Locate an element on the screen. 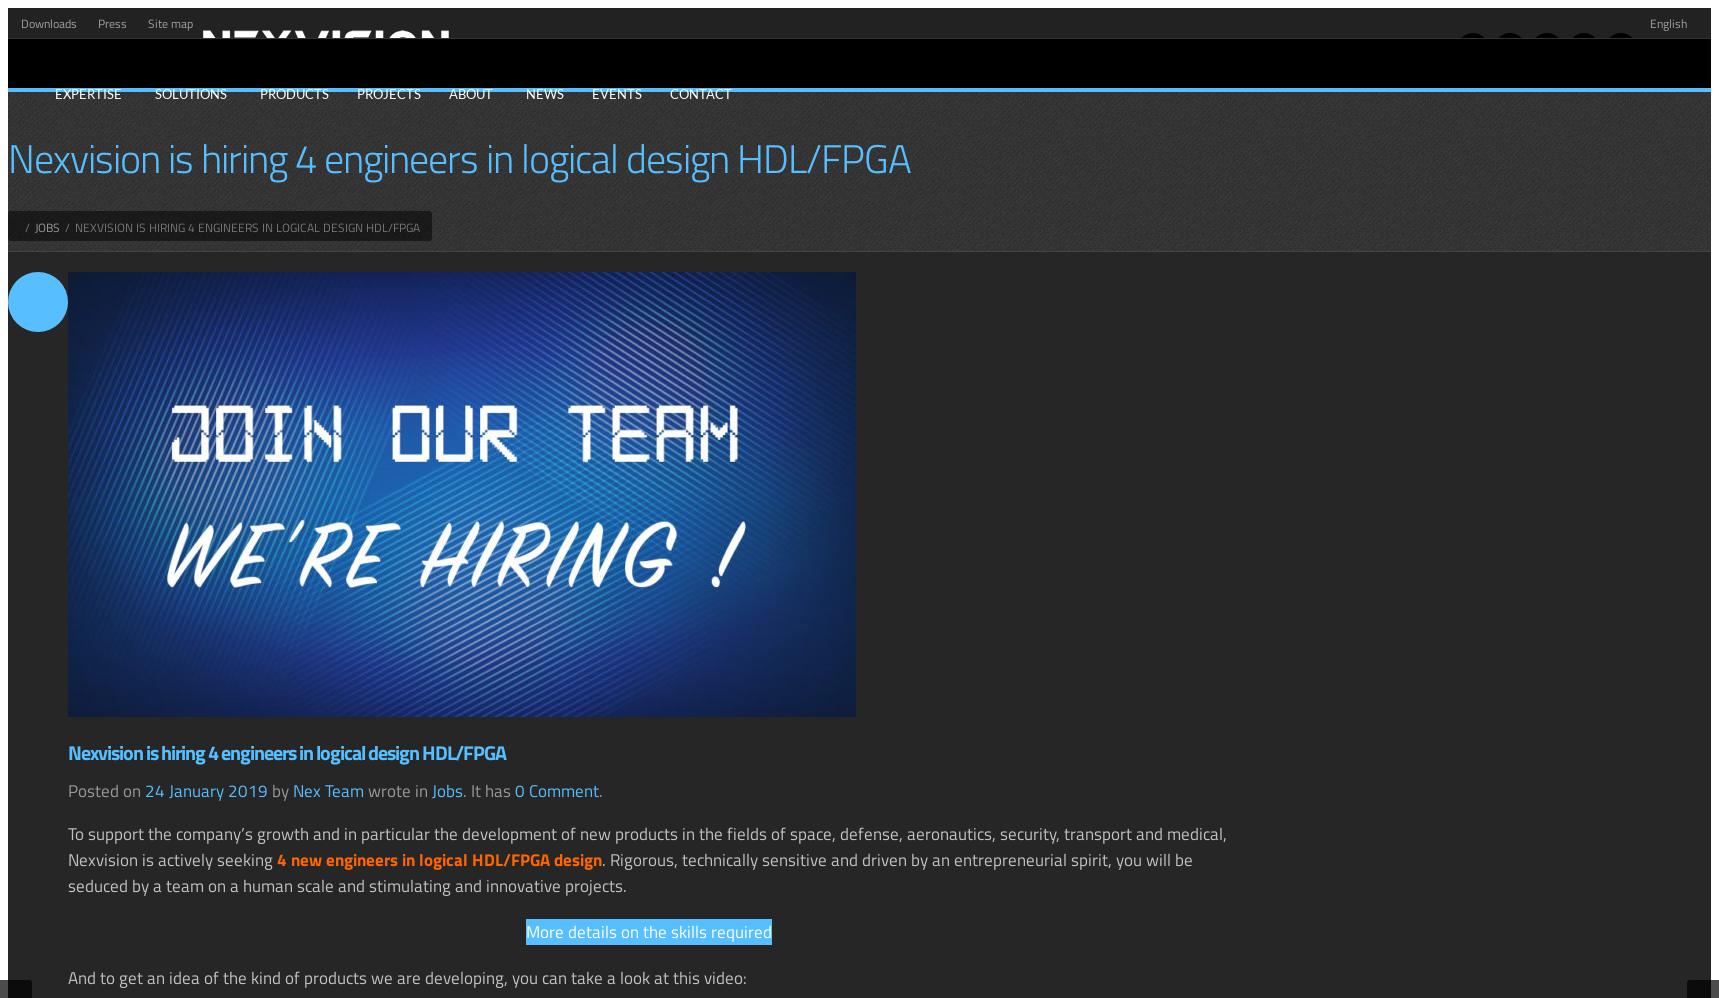 Image resolution: width=1719 pixels, height=998 pixels. '4 new engineers in logical HDL/FPGA design' is located at coordinates (276, 857).